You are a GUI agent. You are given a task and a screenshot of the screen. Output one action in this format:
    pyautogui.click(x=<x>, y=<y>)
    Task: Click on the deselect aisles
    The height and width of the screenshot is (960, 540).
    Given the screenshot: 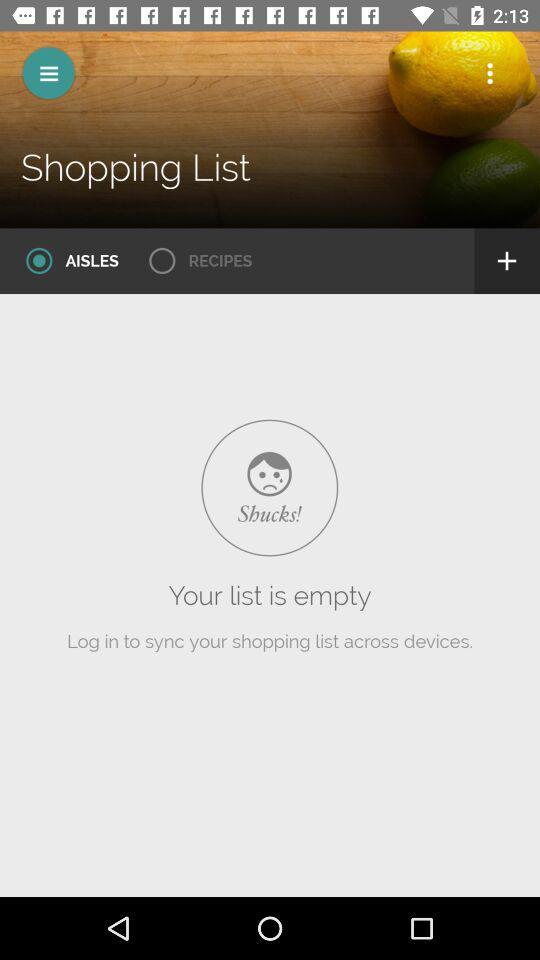 What is the action you would take?
    pyautogui.click(x=65, y=260)
    